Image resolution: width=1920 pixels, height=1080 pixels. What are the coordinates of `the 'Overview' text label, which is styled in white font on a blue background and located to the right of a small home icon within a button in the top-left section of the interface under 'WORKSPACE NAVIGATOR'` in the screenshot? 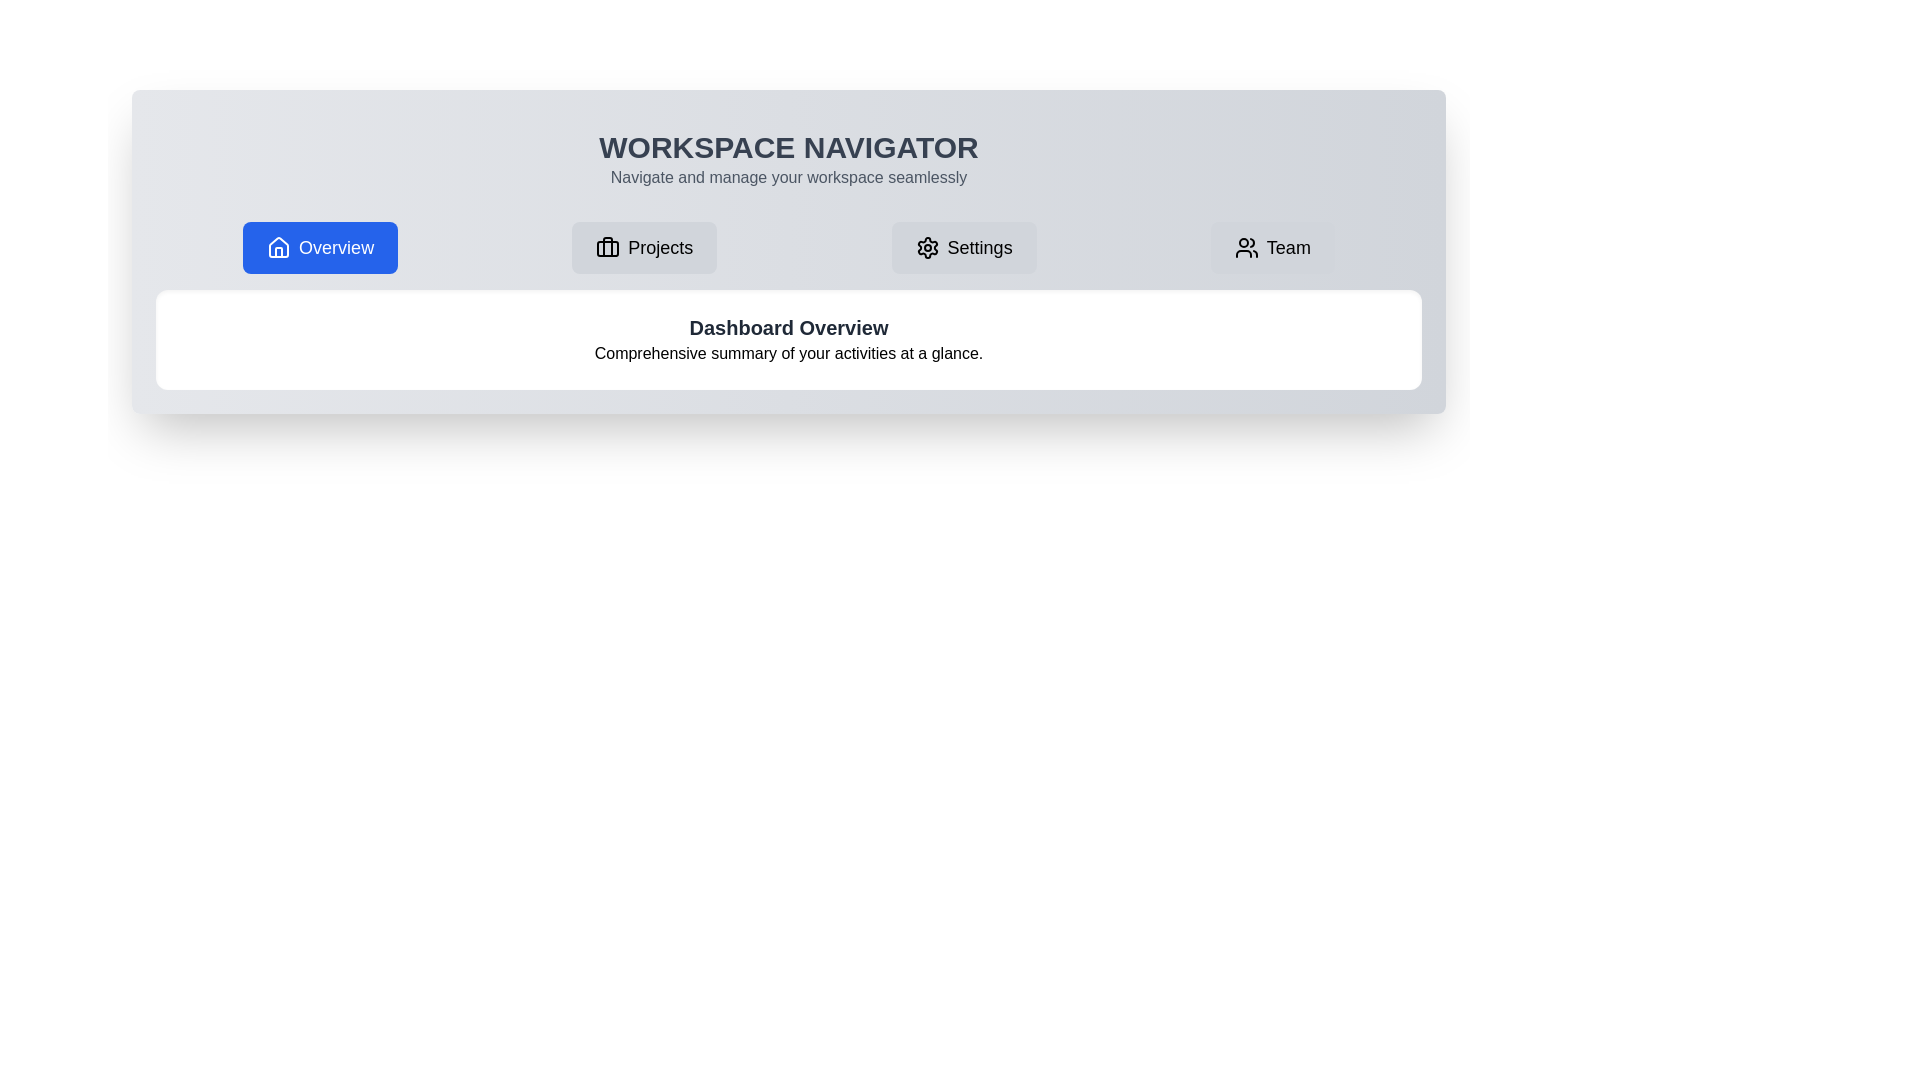 It's located at (336, 246).